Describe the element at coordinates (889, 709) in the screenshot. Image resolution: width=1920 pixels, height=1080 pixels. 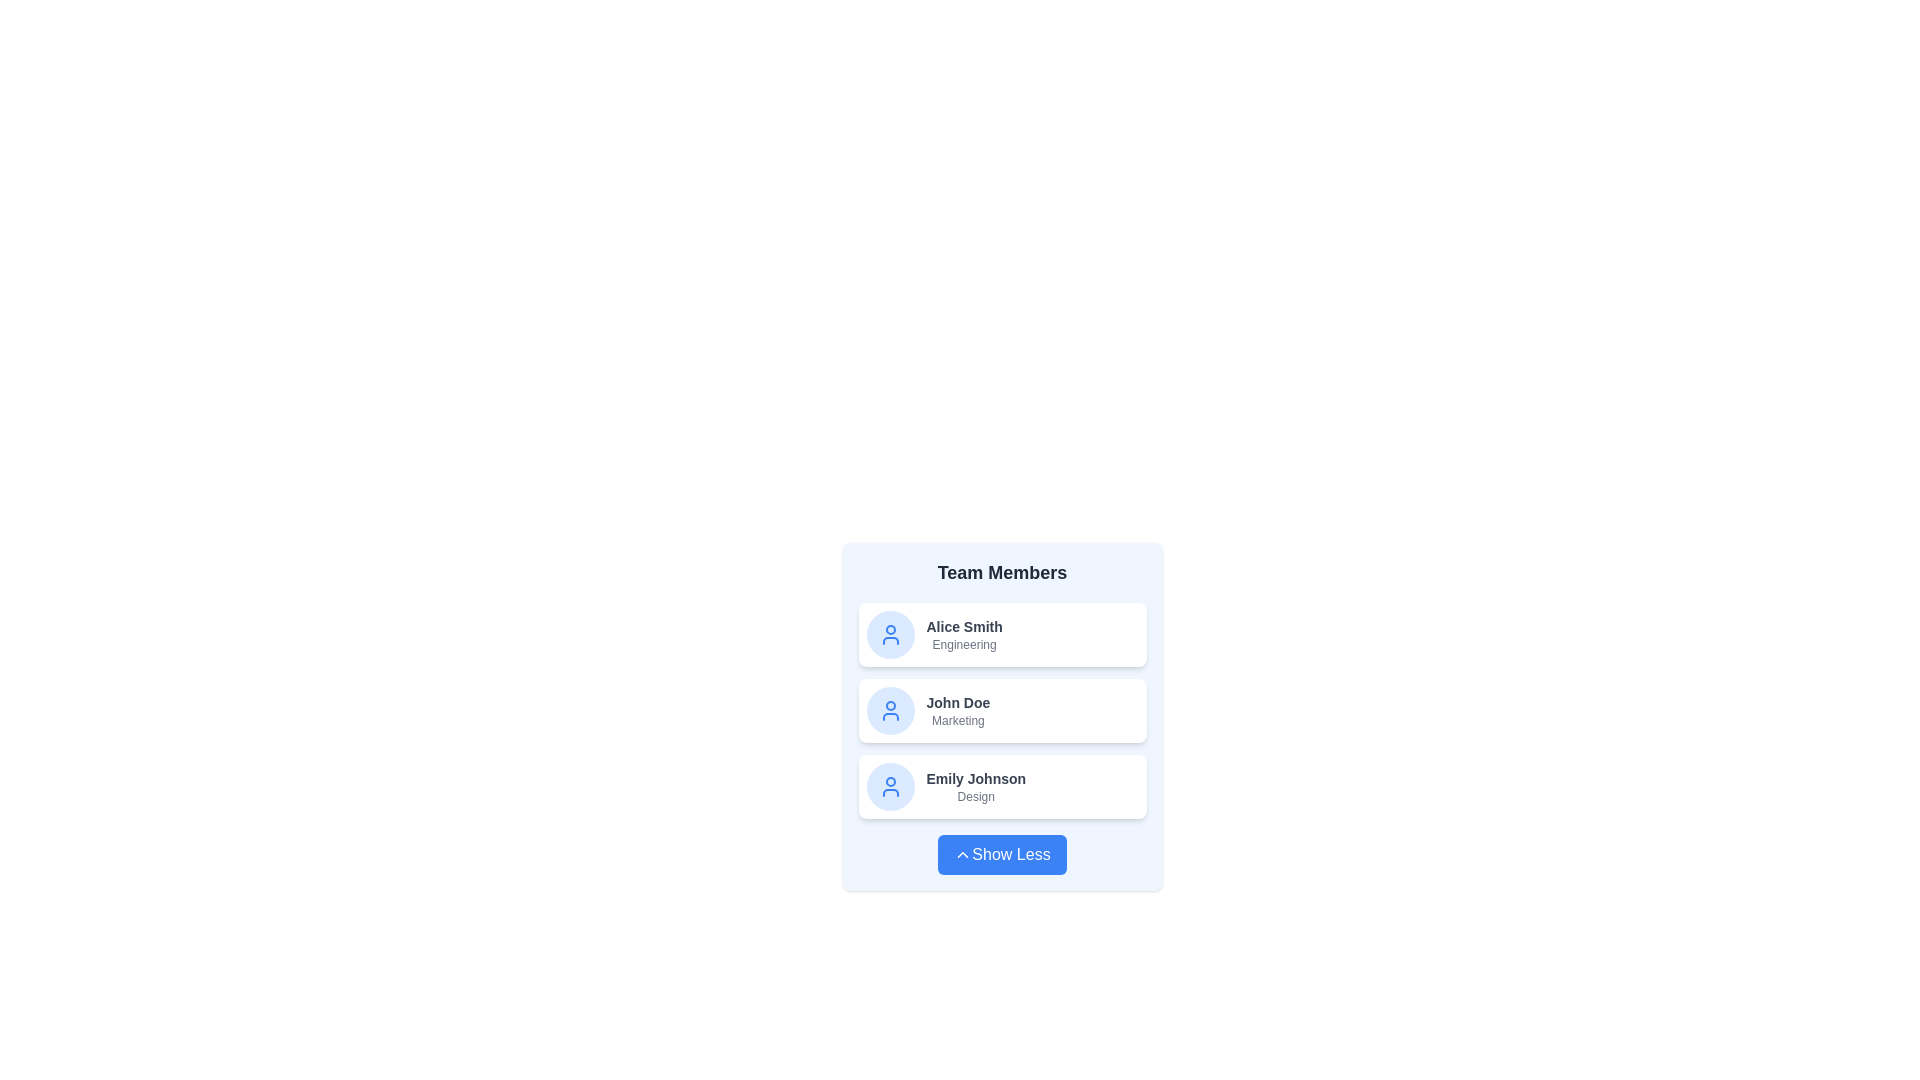
I see `the Visual Icon representing 'John Doe' in the upper-left section of the card, indicating his role in Marketing` at that location.